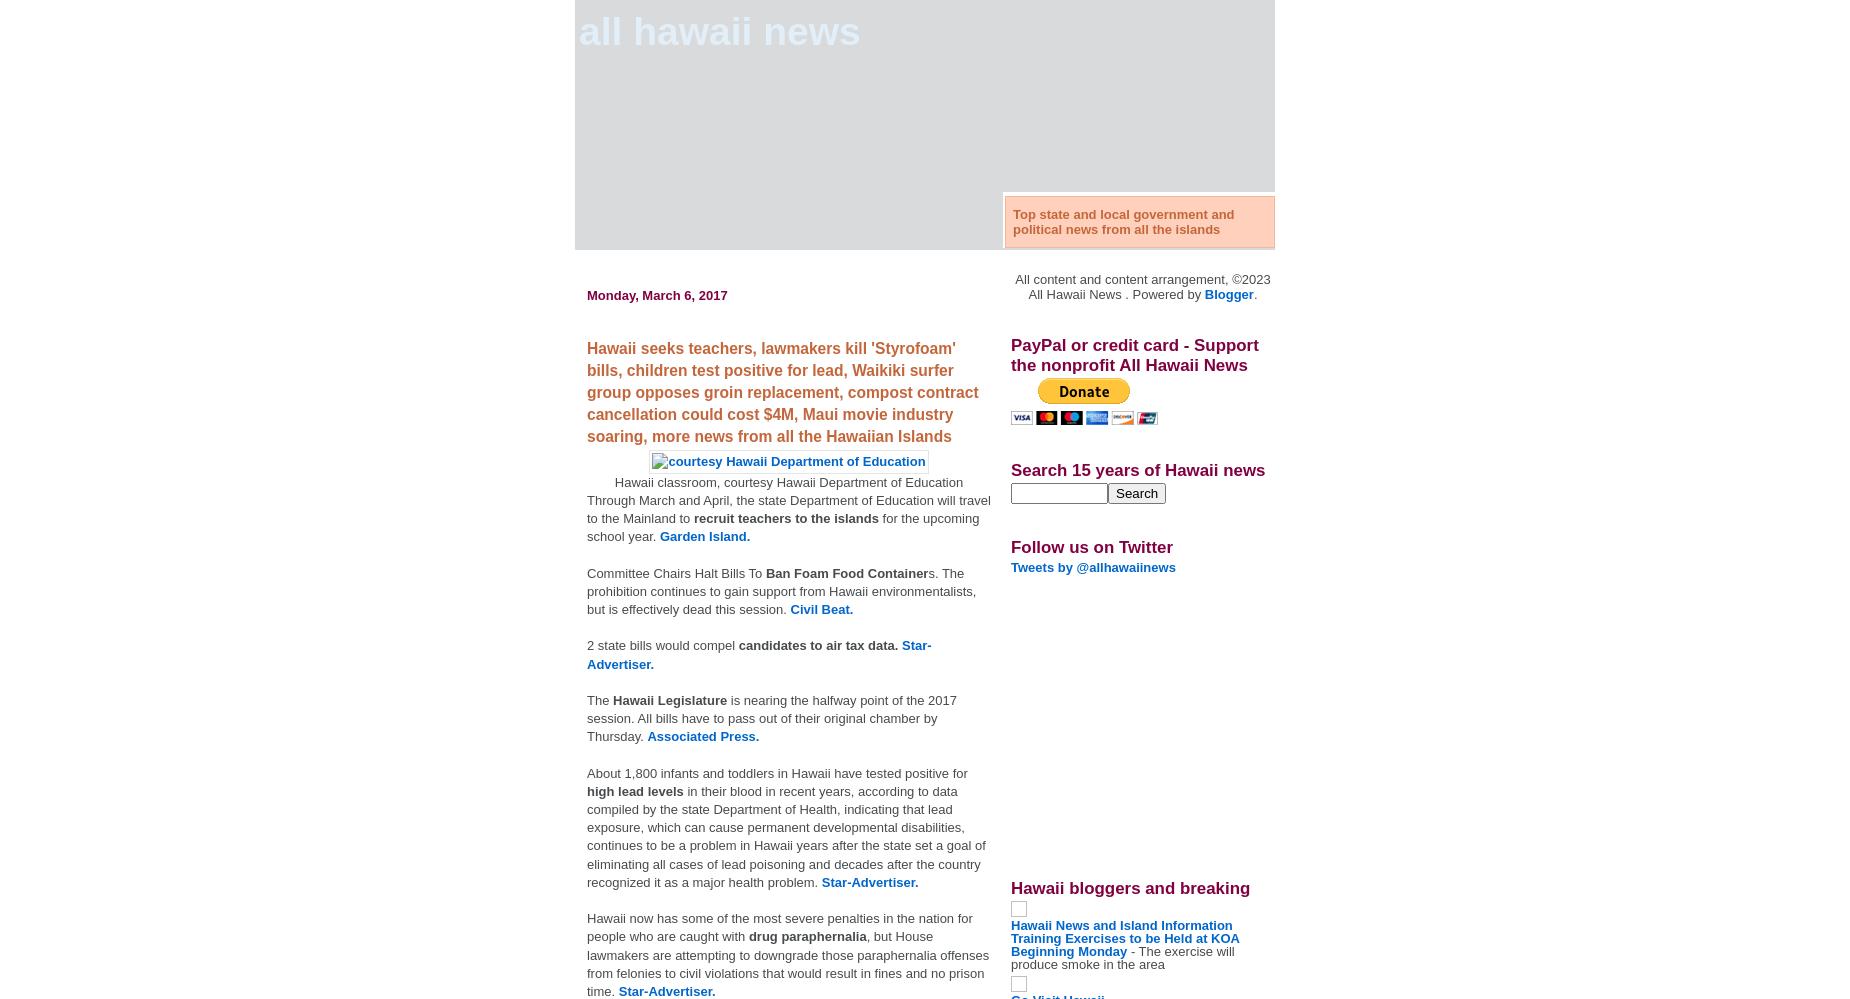 Image resolution: width=1850 pixels, height=999 pixels. What do you see at coordinates (587, 962) in the screenshot?
I see `', but House lawmakers are attempting to downgrade those paraphernalia offenses from felonies to civil violations that would result in fines and no prison time.'` at bounding box center [587, 962].